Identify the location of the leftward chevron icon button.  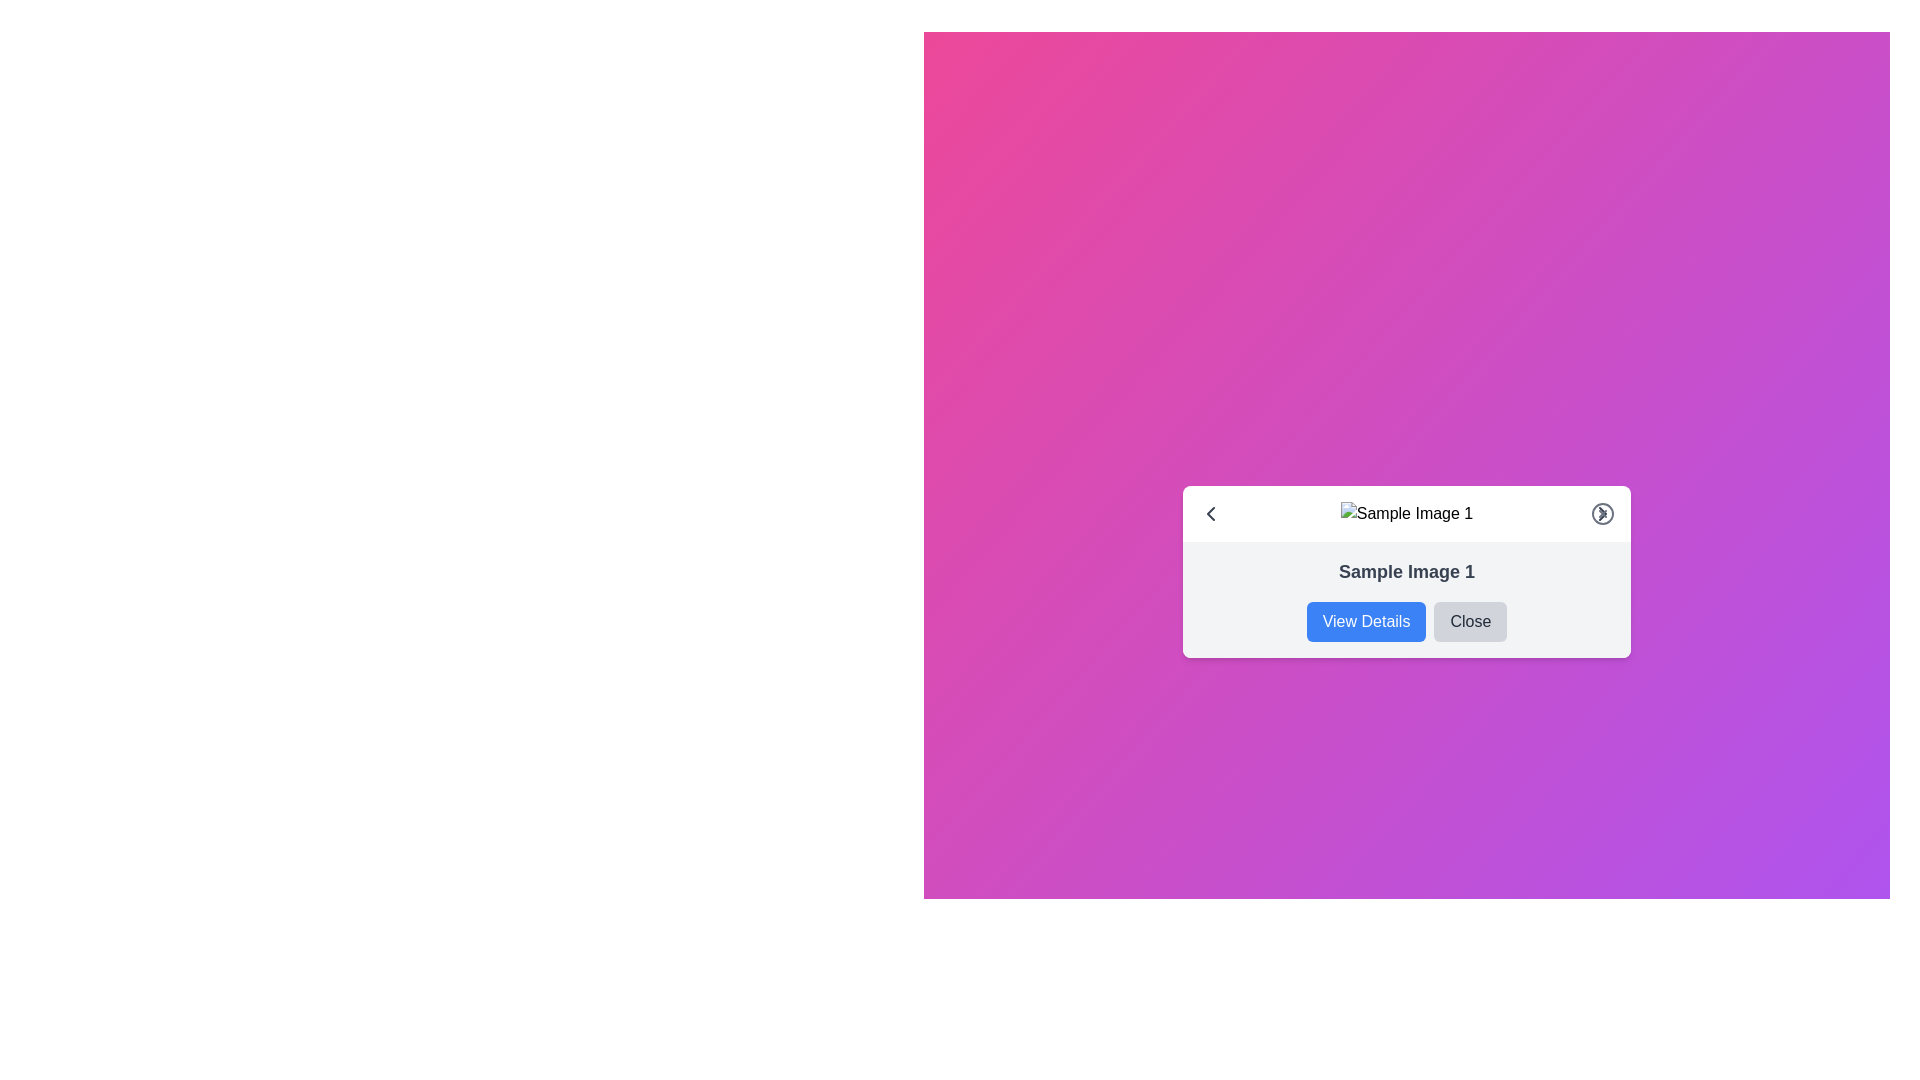
(1209, 512).